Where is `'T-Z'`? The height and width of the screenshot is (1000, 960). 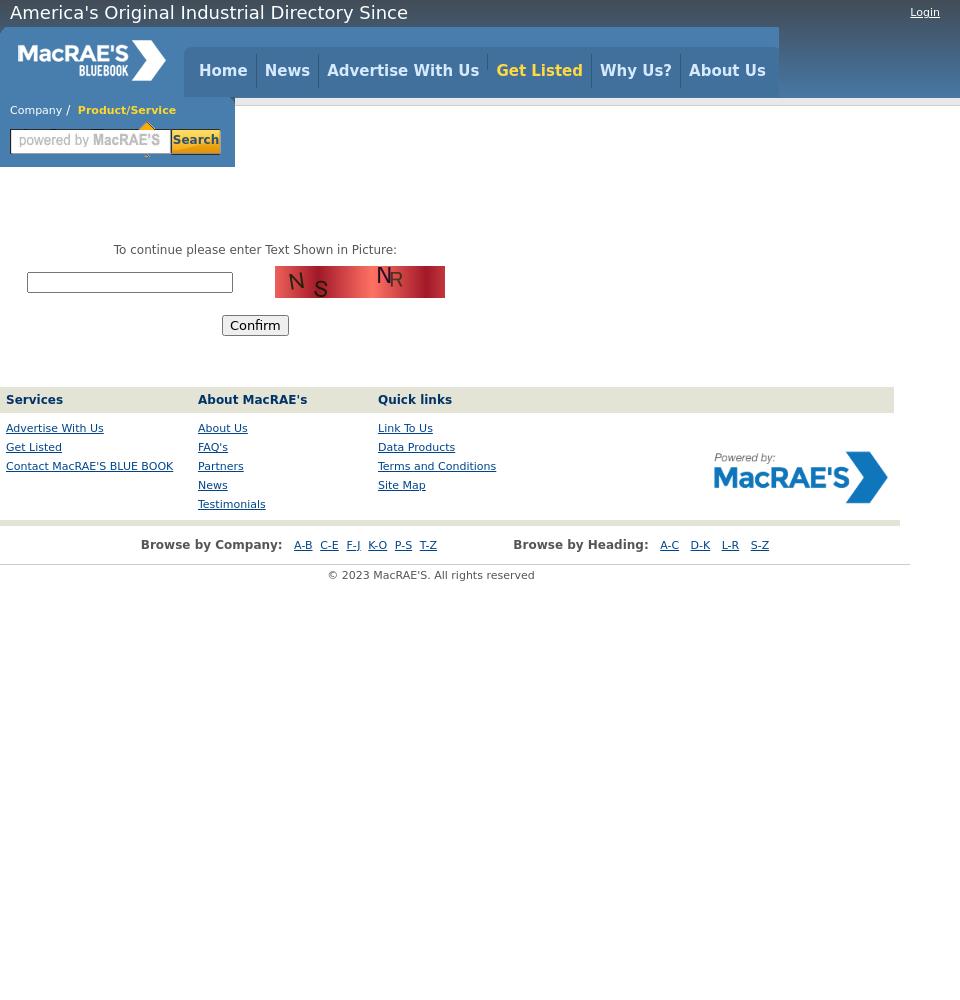
'T-Z' is located at coordinates (427, 545).